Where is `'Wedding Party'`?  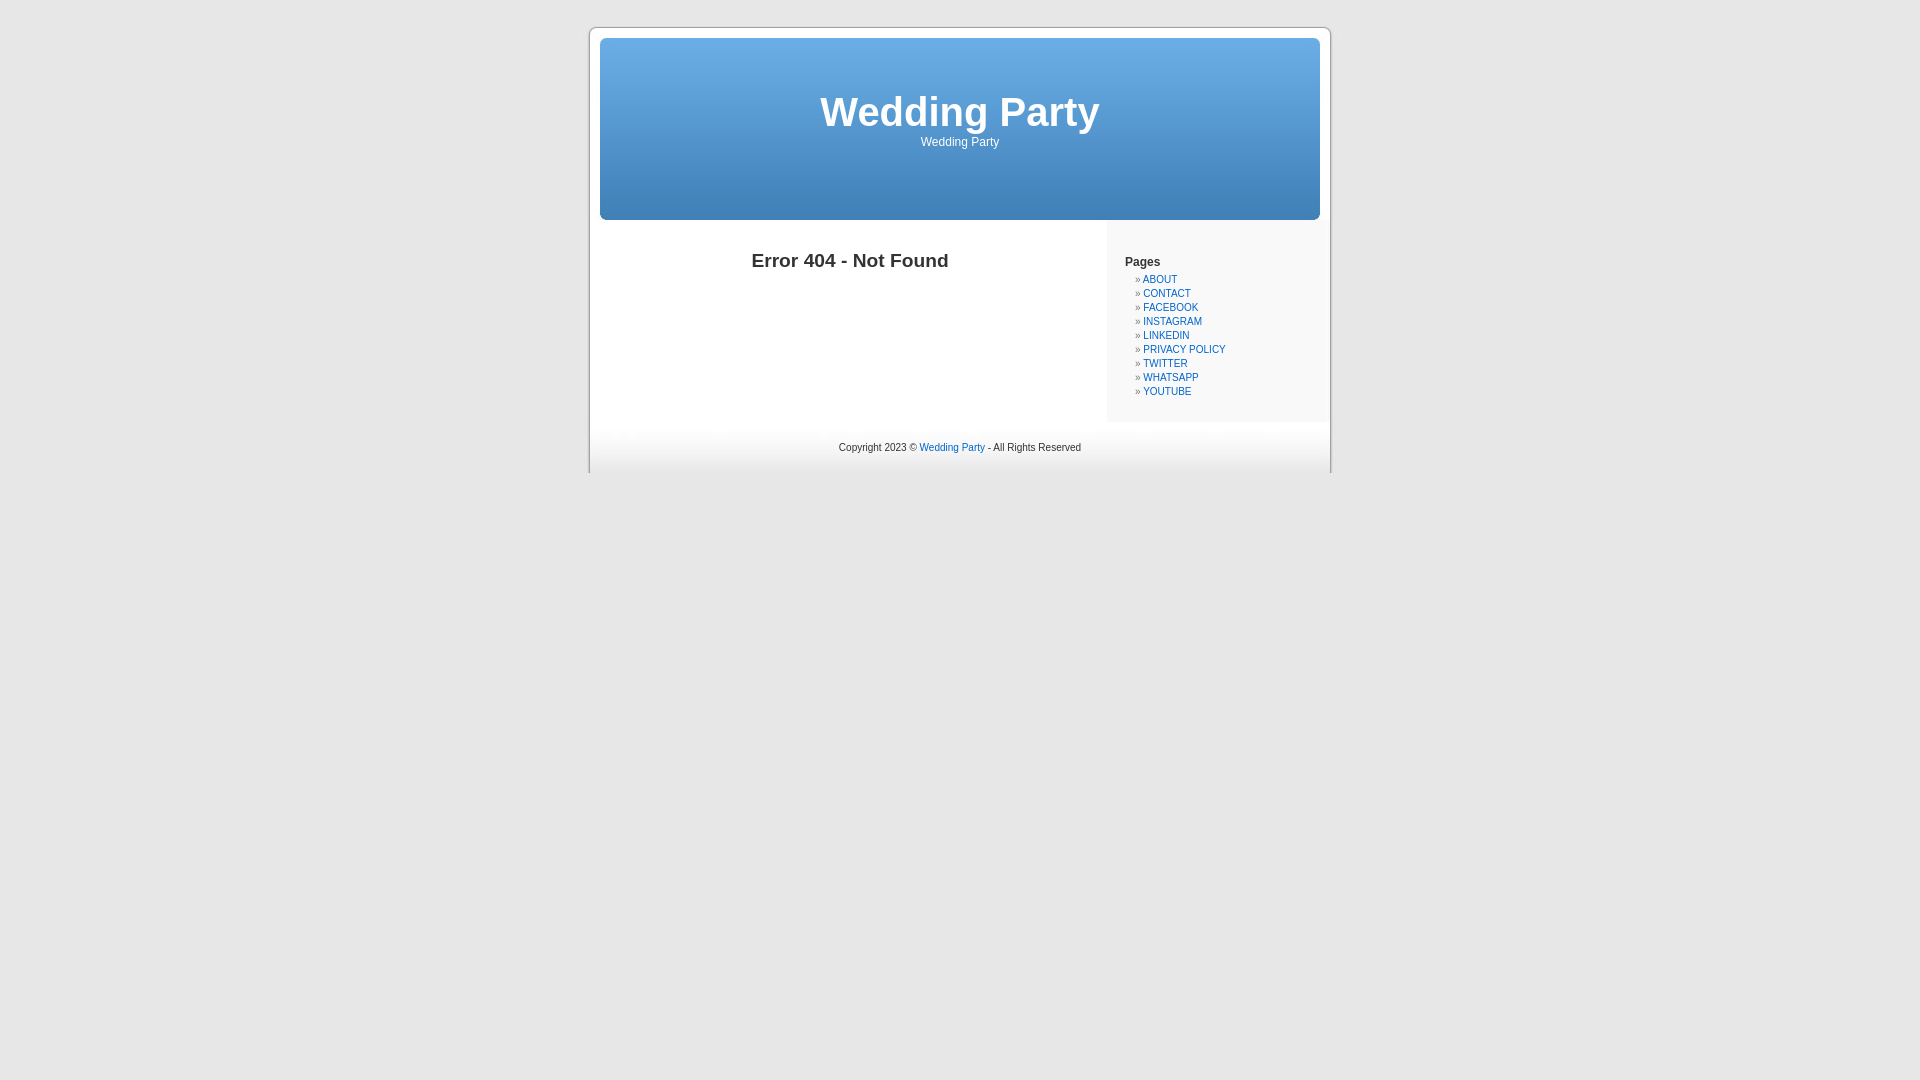
'Wedding Party' is located at coordinates (951, 446).